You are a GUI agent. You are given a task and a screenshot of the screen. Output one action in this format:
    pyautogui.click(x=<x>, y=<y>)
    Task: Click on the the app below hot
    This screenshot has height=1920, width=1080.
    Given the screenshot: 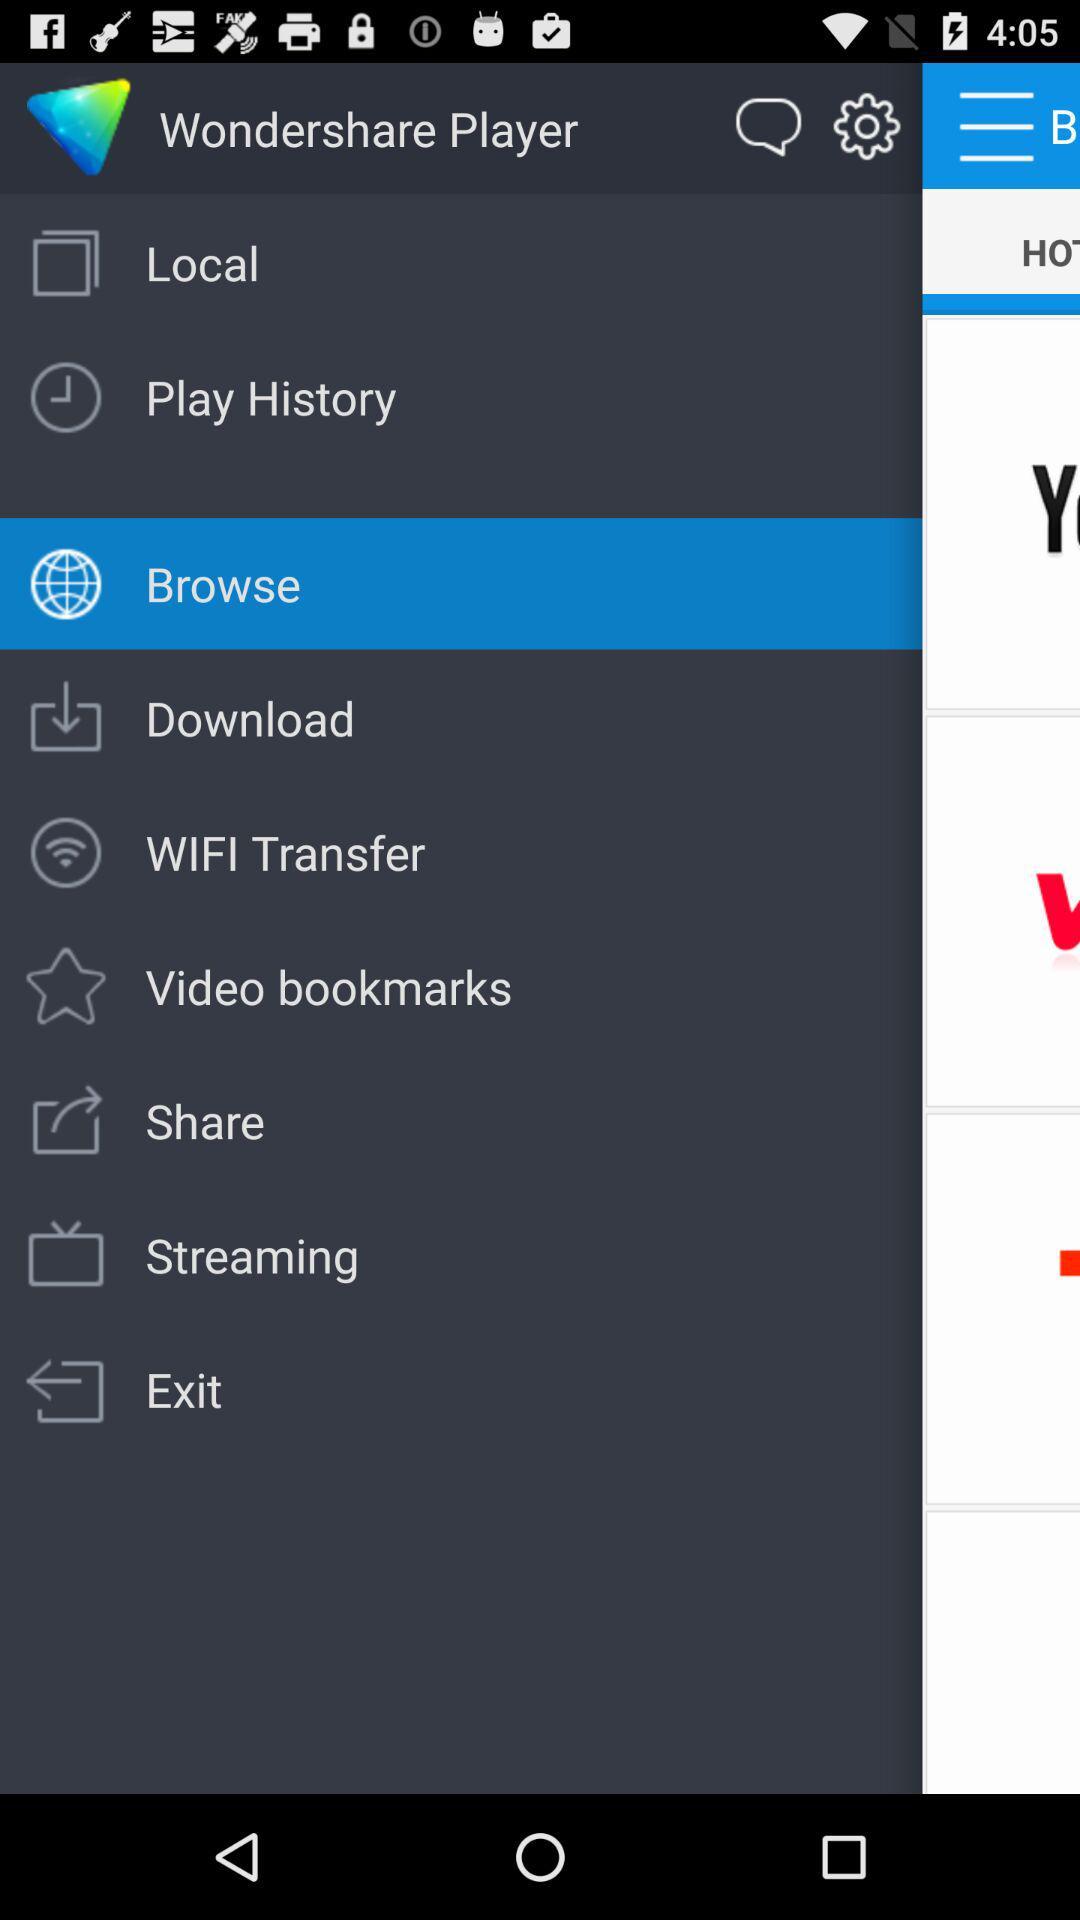 What is the action you would take?
    pyautogui.click(x=1001, y=513)
    